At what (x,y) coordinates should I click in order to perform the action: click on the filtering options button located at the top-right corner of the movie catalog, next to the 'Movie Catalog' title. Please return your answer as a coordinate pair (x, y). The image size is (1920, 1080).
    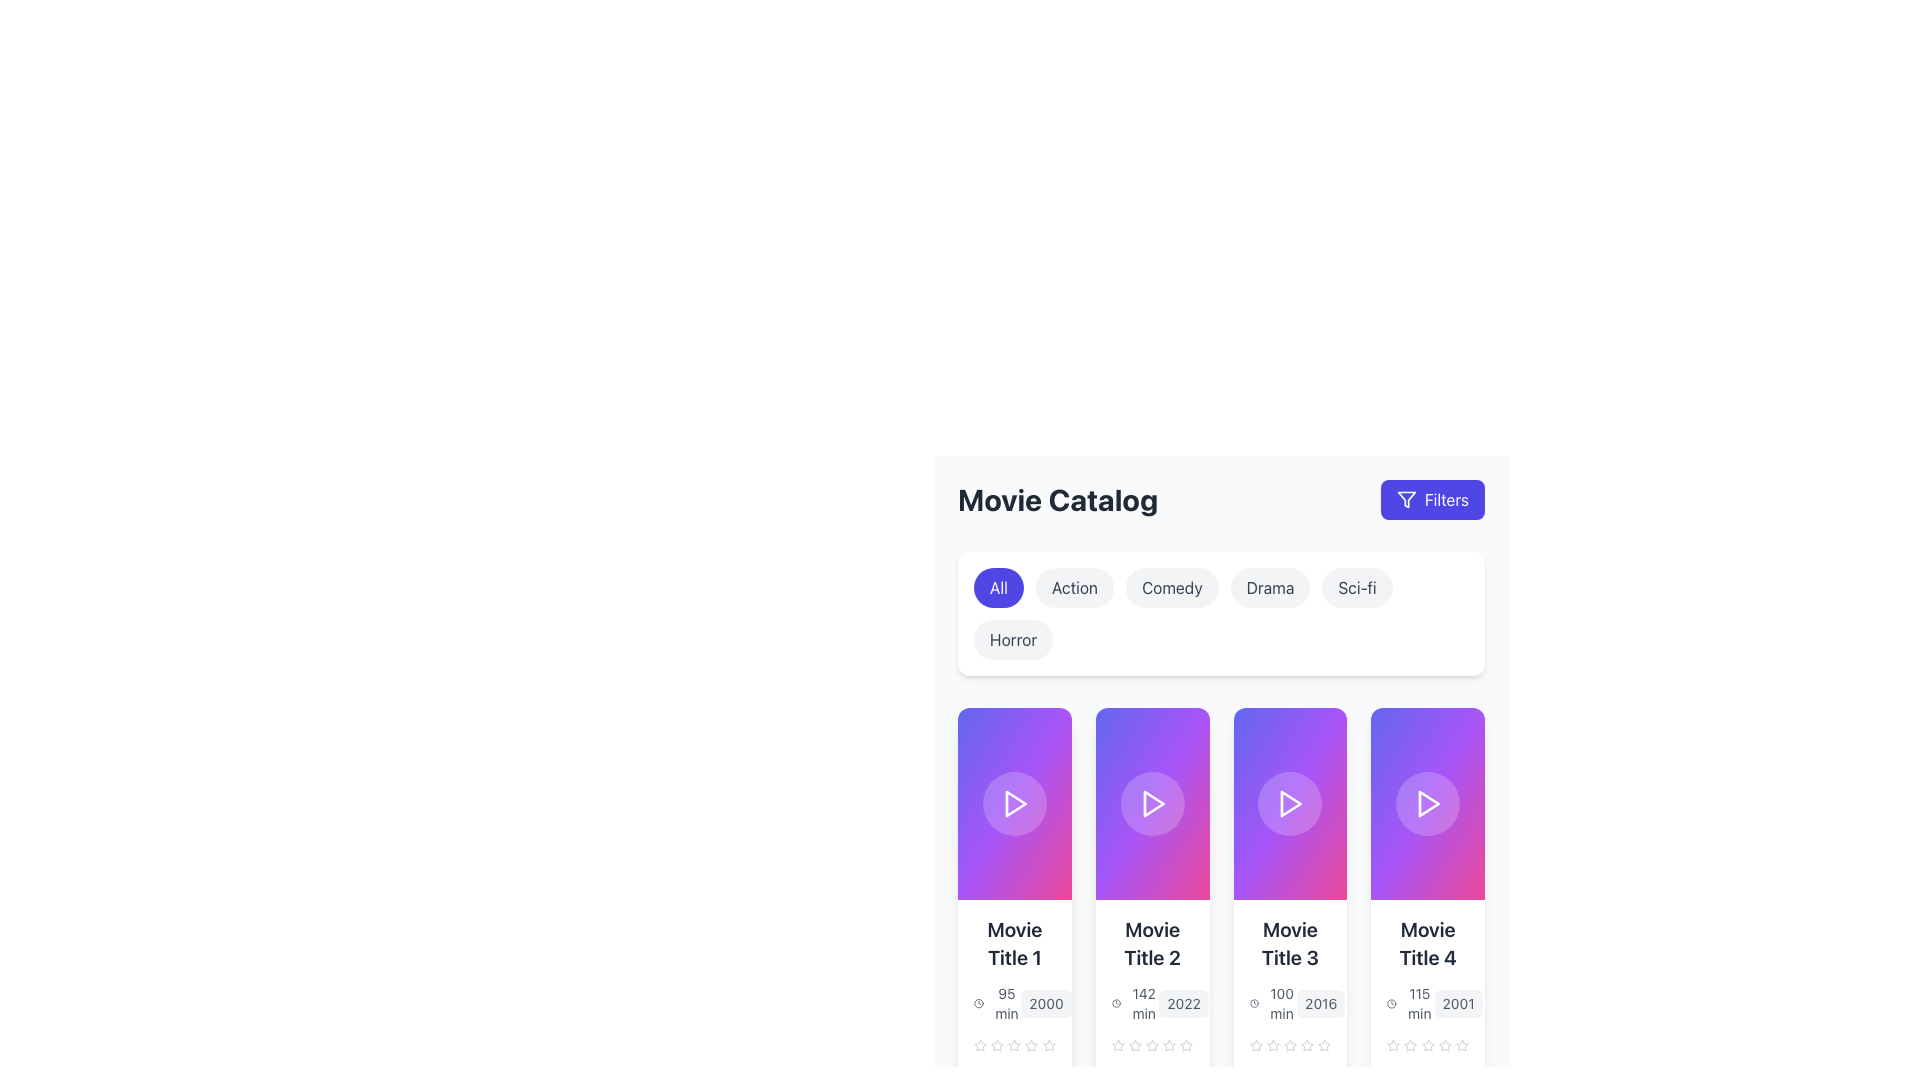
    Looking at the image, I should click on (1431, 499).